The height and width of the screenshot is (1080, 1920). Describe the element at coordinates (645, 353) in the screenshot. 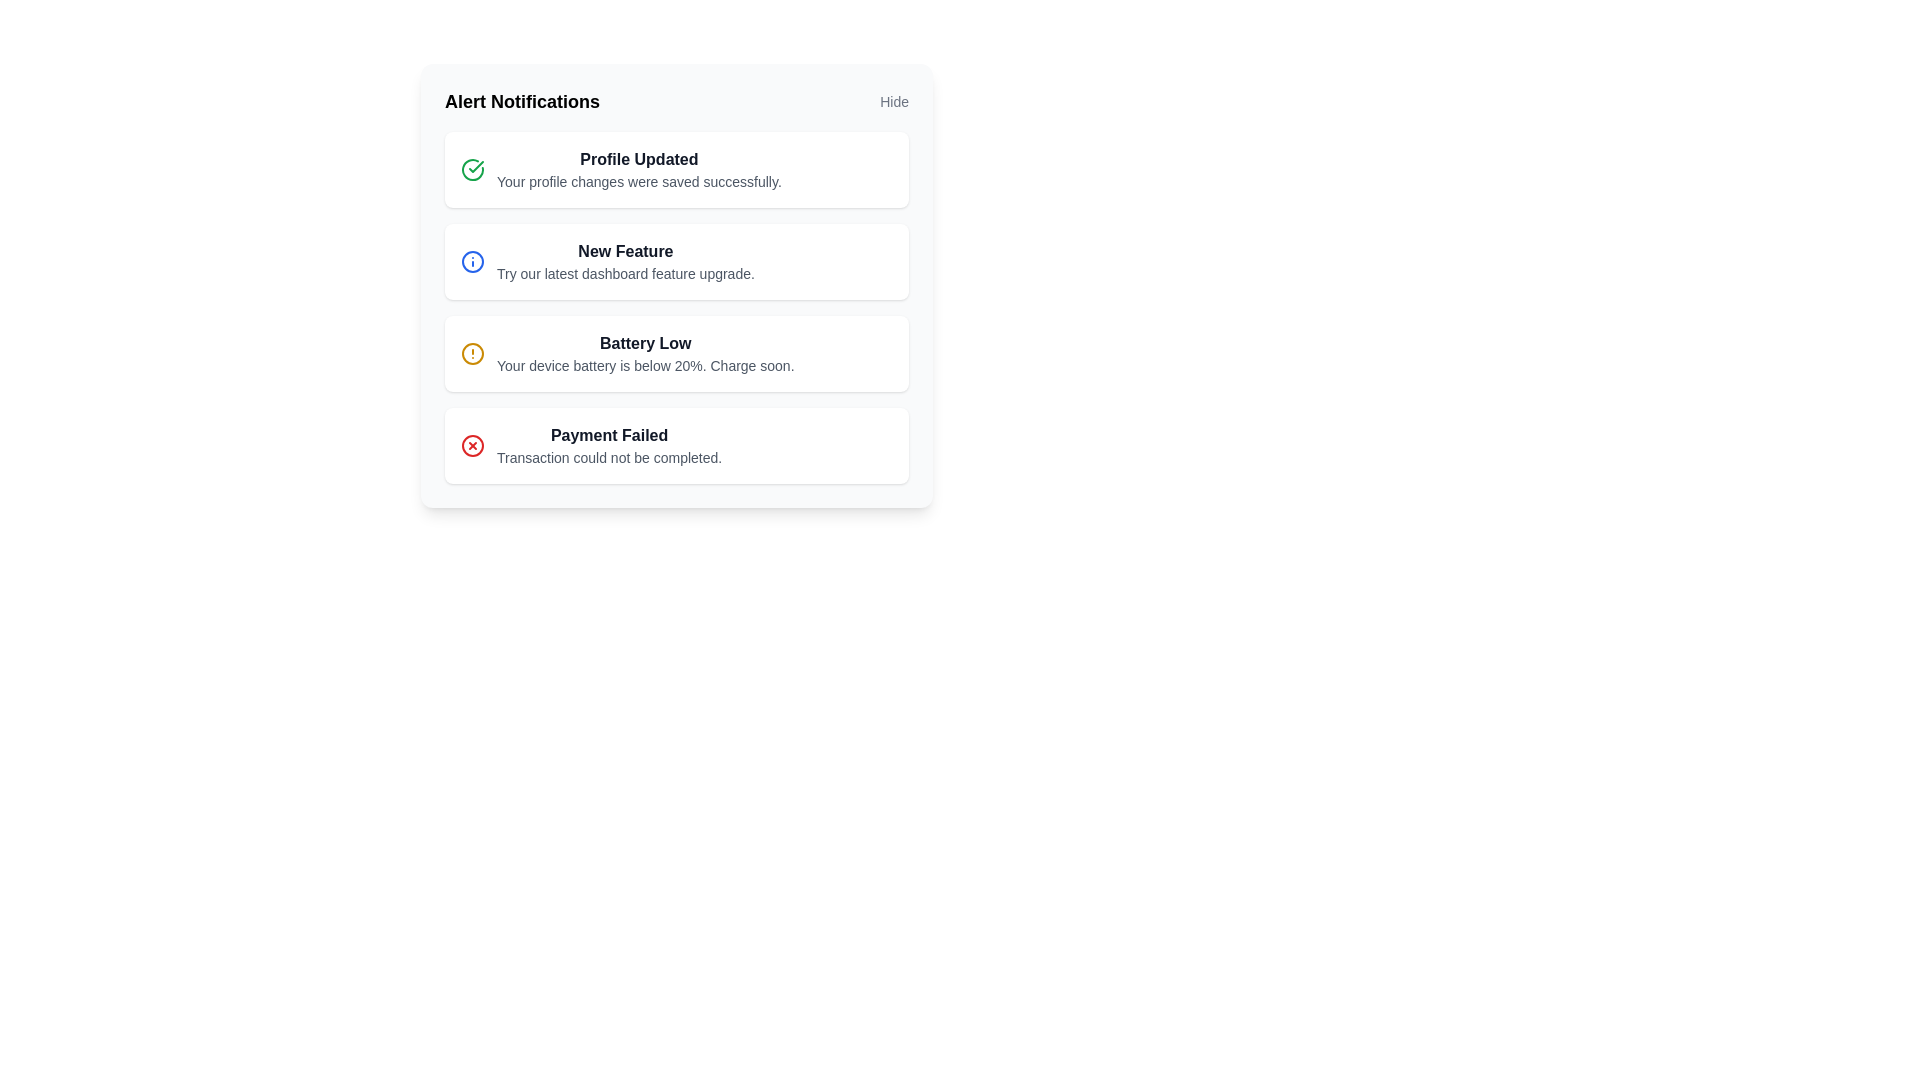

I see `the Informational Text Block that notifies the user about the device battery being below 20%` at that location.